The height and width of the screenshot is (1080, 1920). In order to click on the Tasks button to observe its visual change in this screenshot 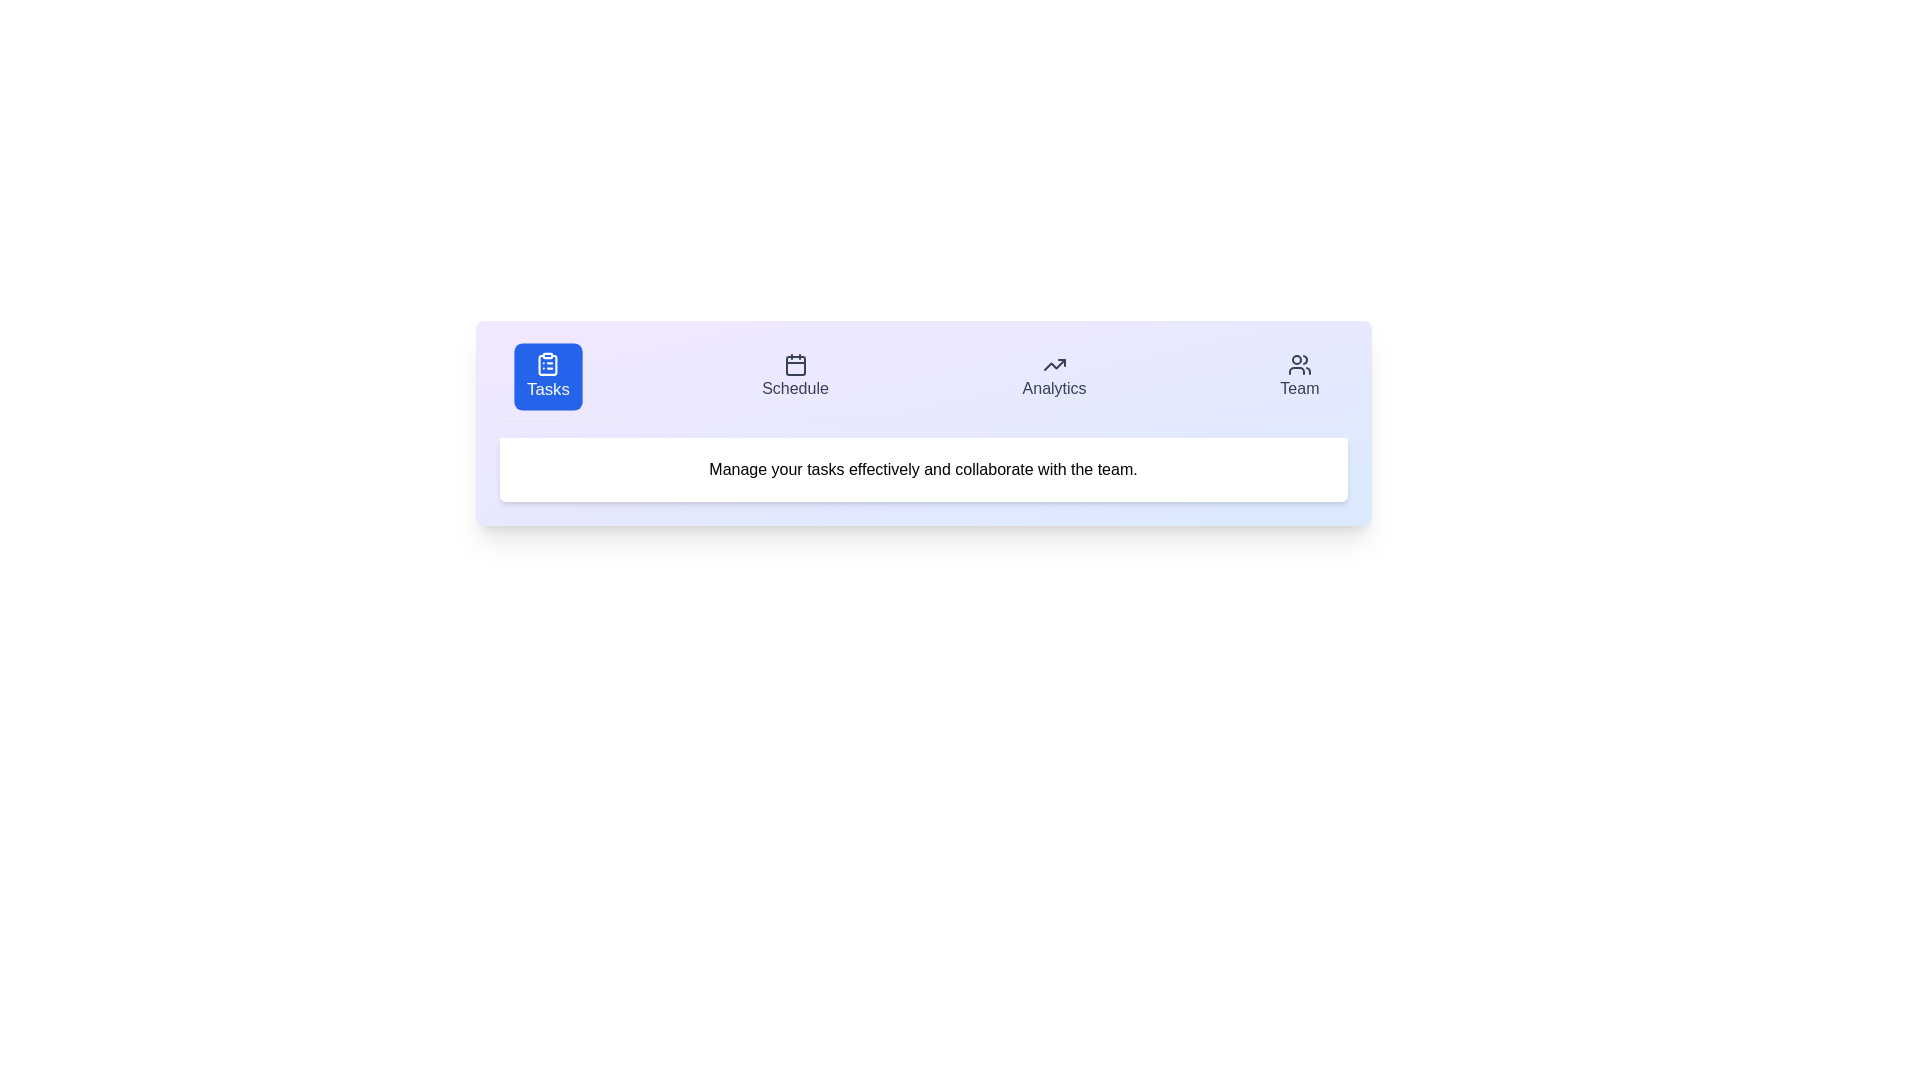, I will do `click(547, 377)`.